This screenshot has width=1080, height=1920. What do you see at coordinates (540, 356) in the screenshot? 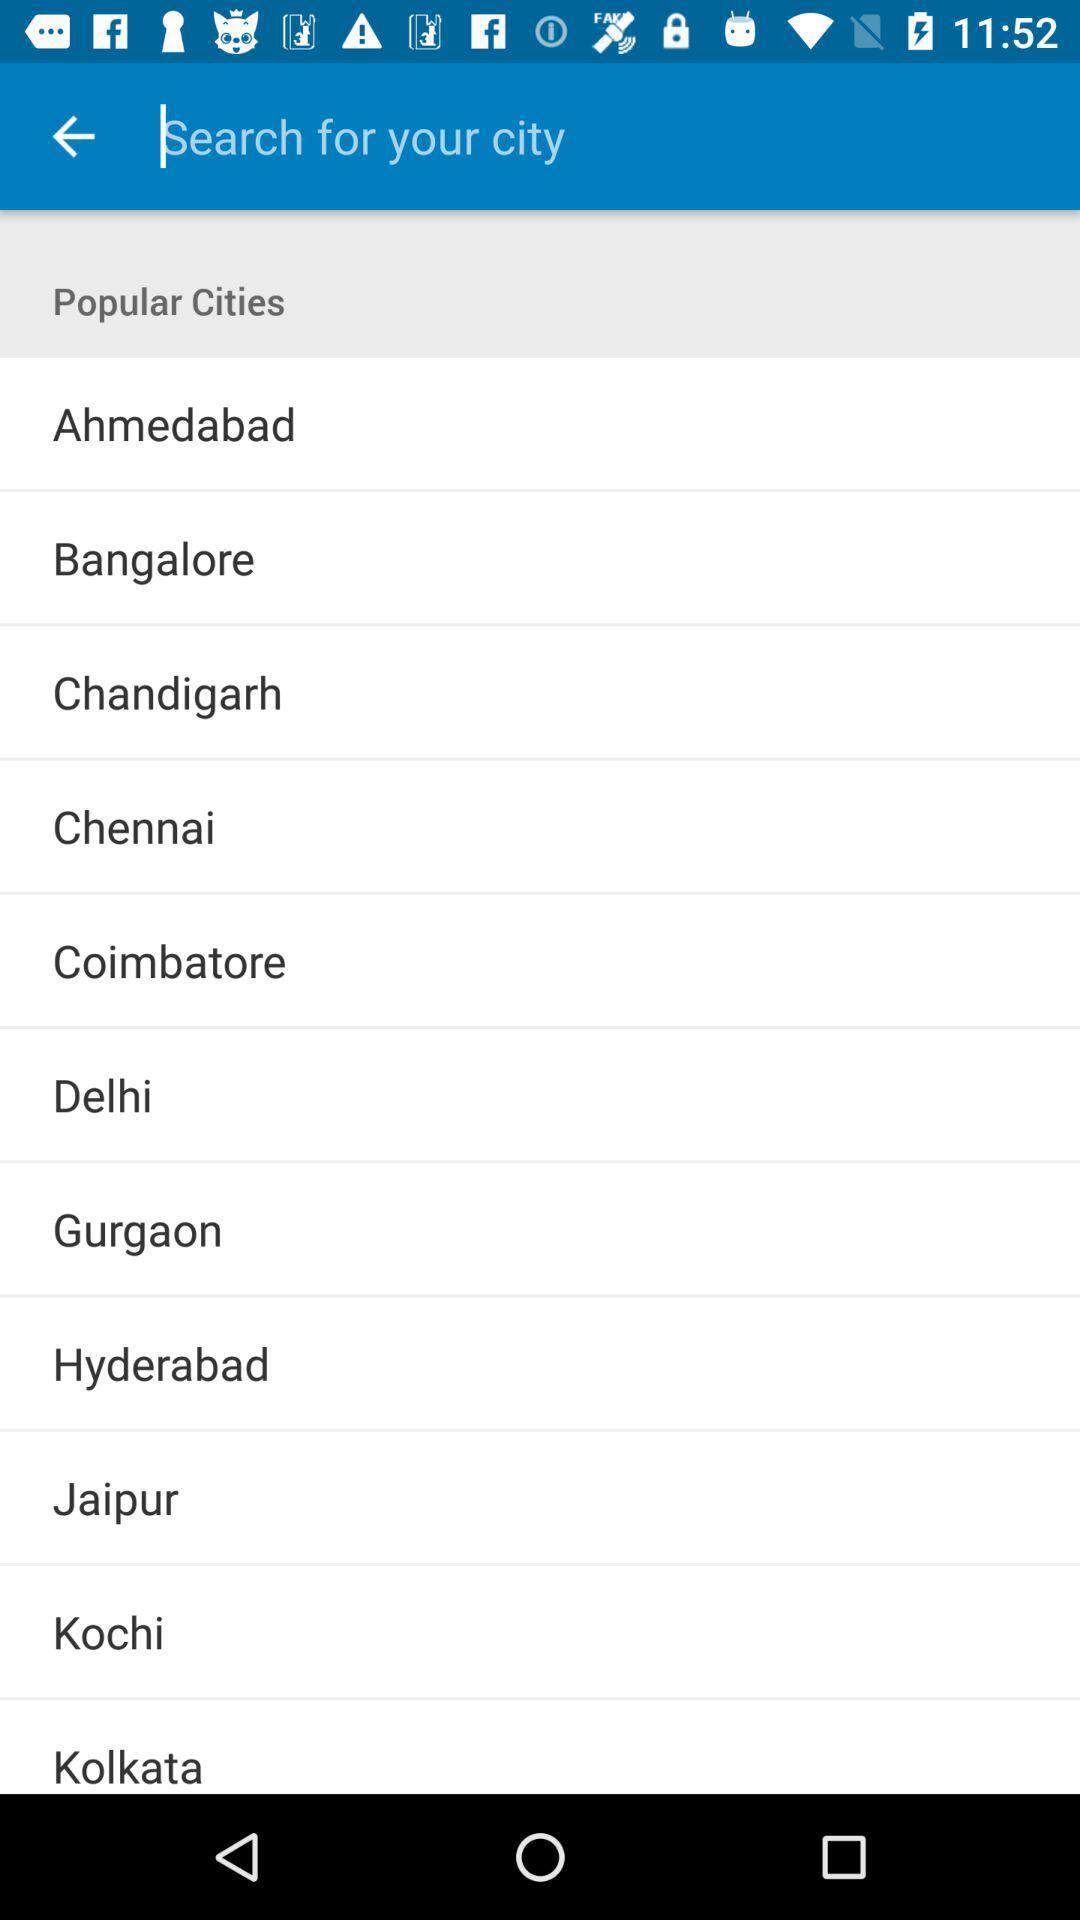
I see `item above the ahmedabad item` at bounding box center [540, 356].